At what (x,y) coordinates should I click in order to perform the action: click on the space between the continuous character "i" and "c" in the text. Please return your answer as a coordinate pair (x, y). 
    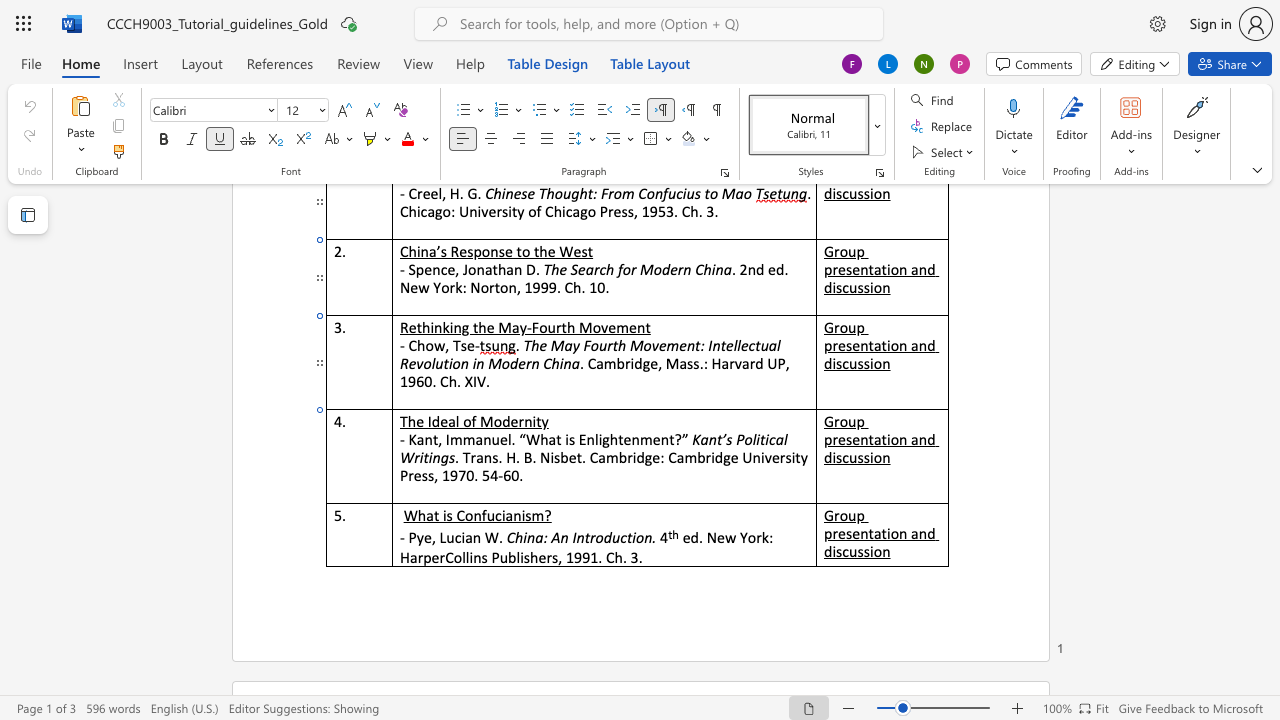
    Looking at the image, I should click on (768, 438).